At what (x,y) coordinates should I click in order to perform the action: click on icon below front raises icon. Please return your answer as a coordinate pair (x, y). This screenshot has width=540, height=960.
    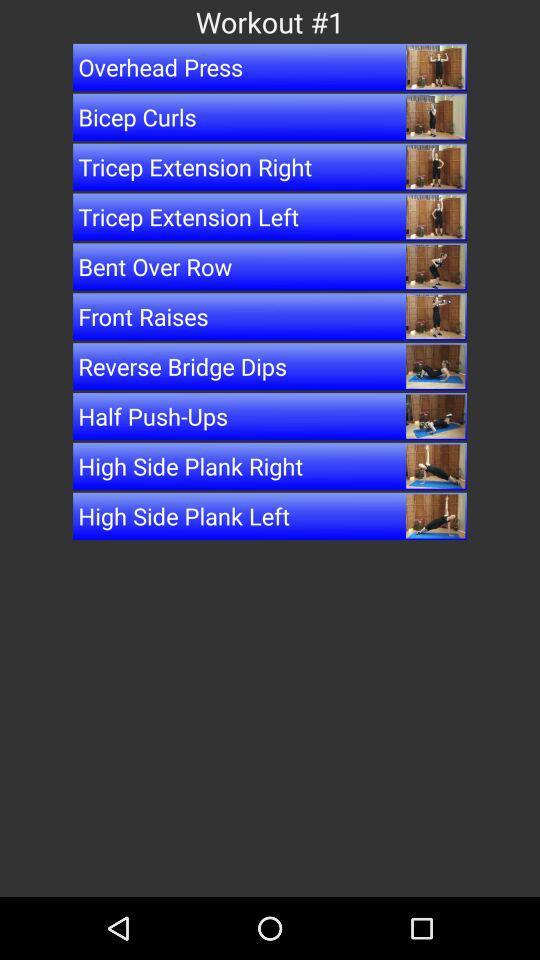
    Looking at the image, I should click on (270, 365).